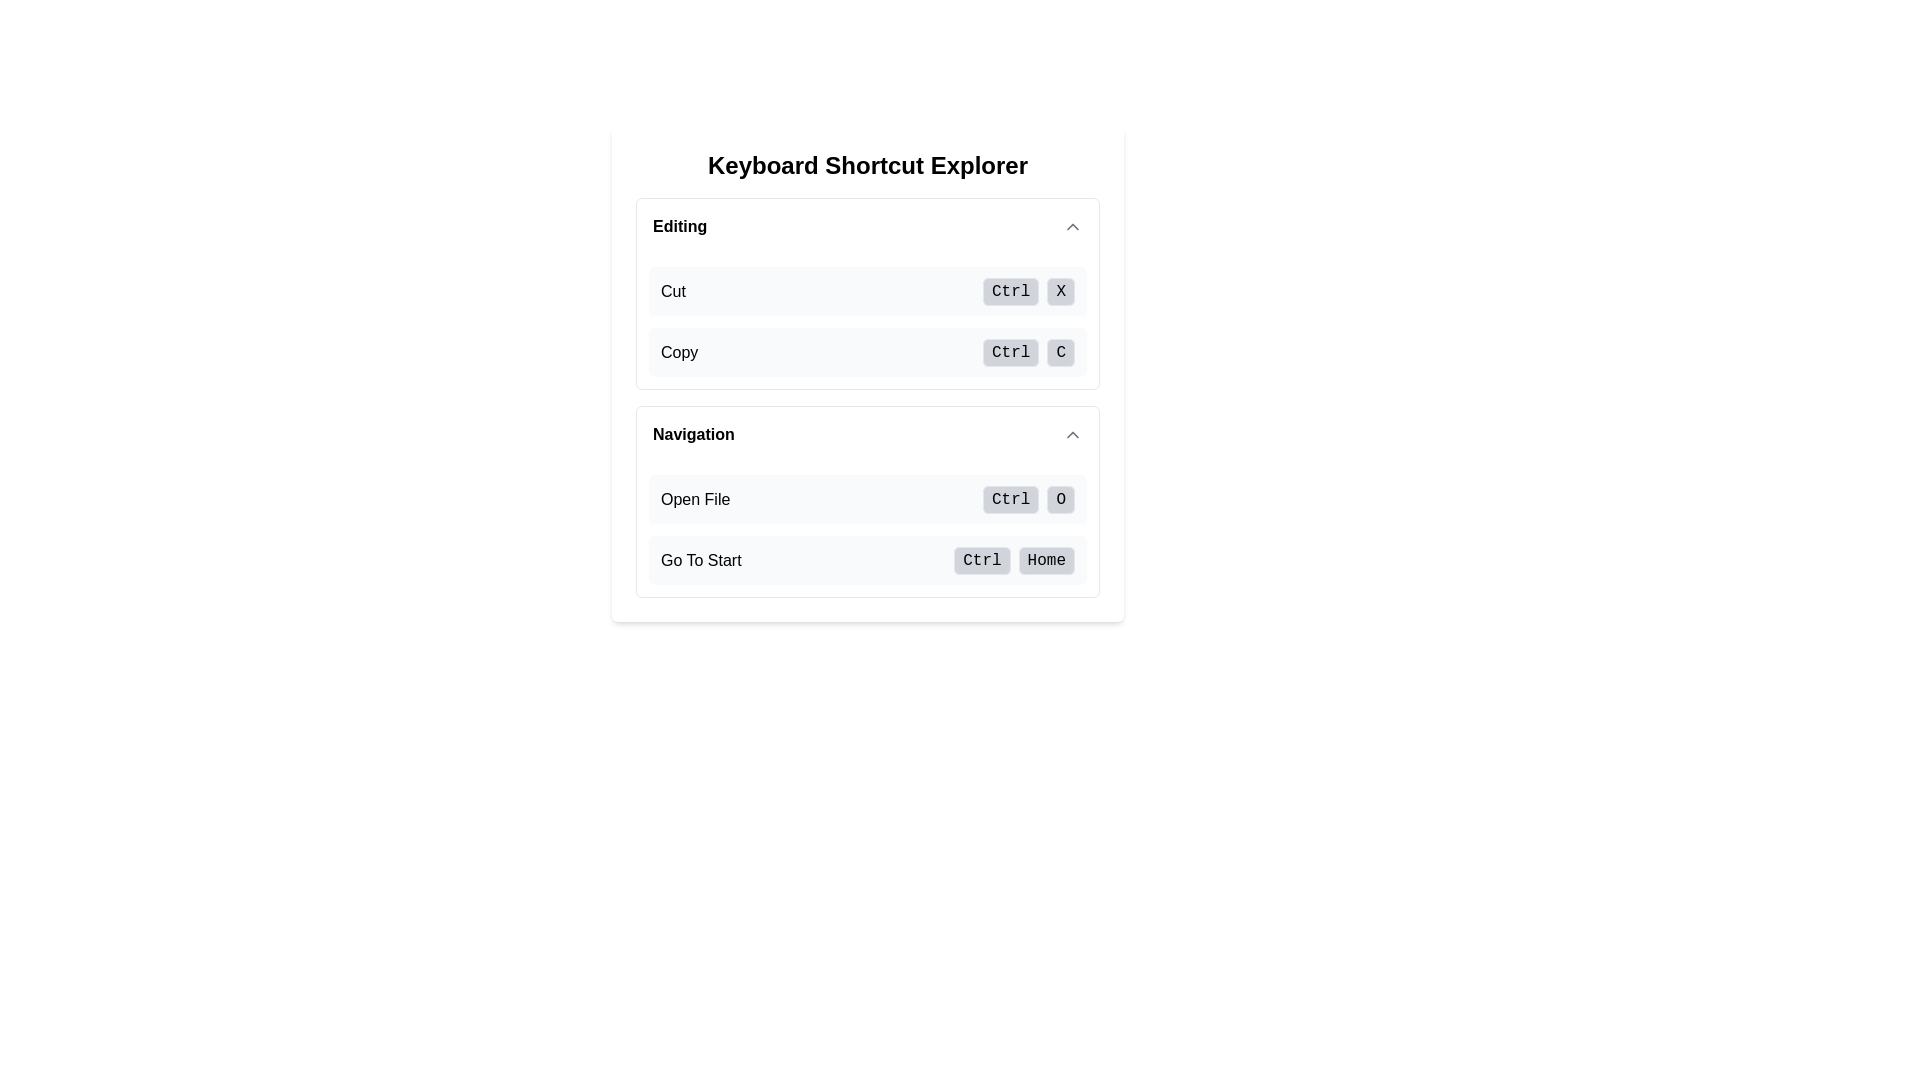 The height and width of the screenshot is (1080, 1920). I want to click on the button-like text label containing the letter 'X', located to the right of the 'Ctrl' element in the 'Cut' entry of the 'Keyboard Shortcut Explorer' interface, so click(1060, 292).